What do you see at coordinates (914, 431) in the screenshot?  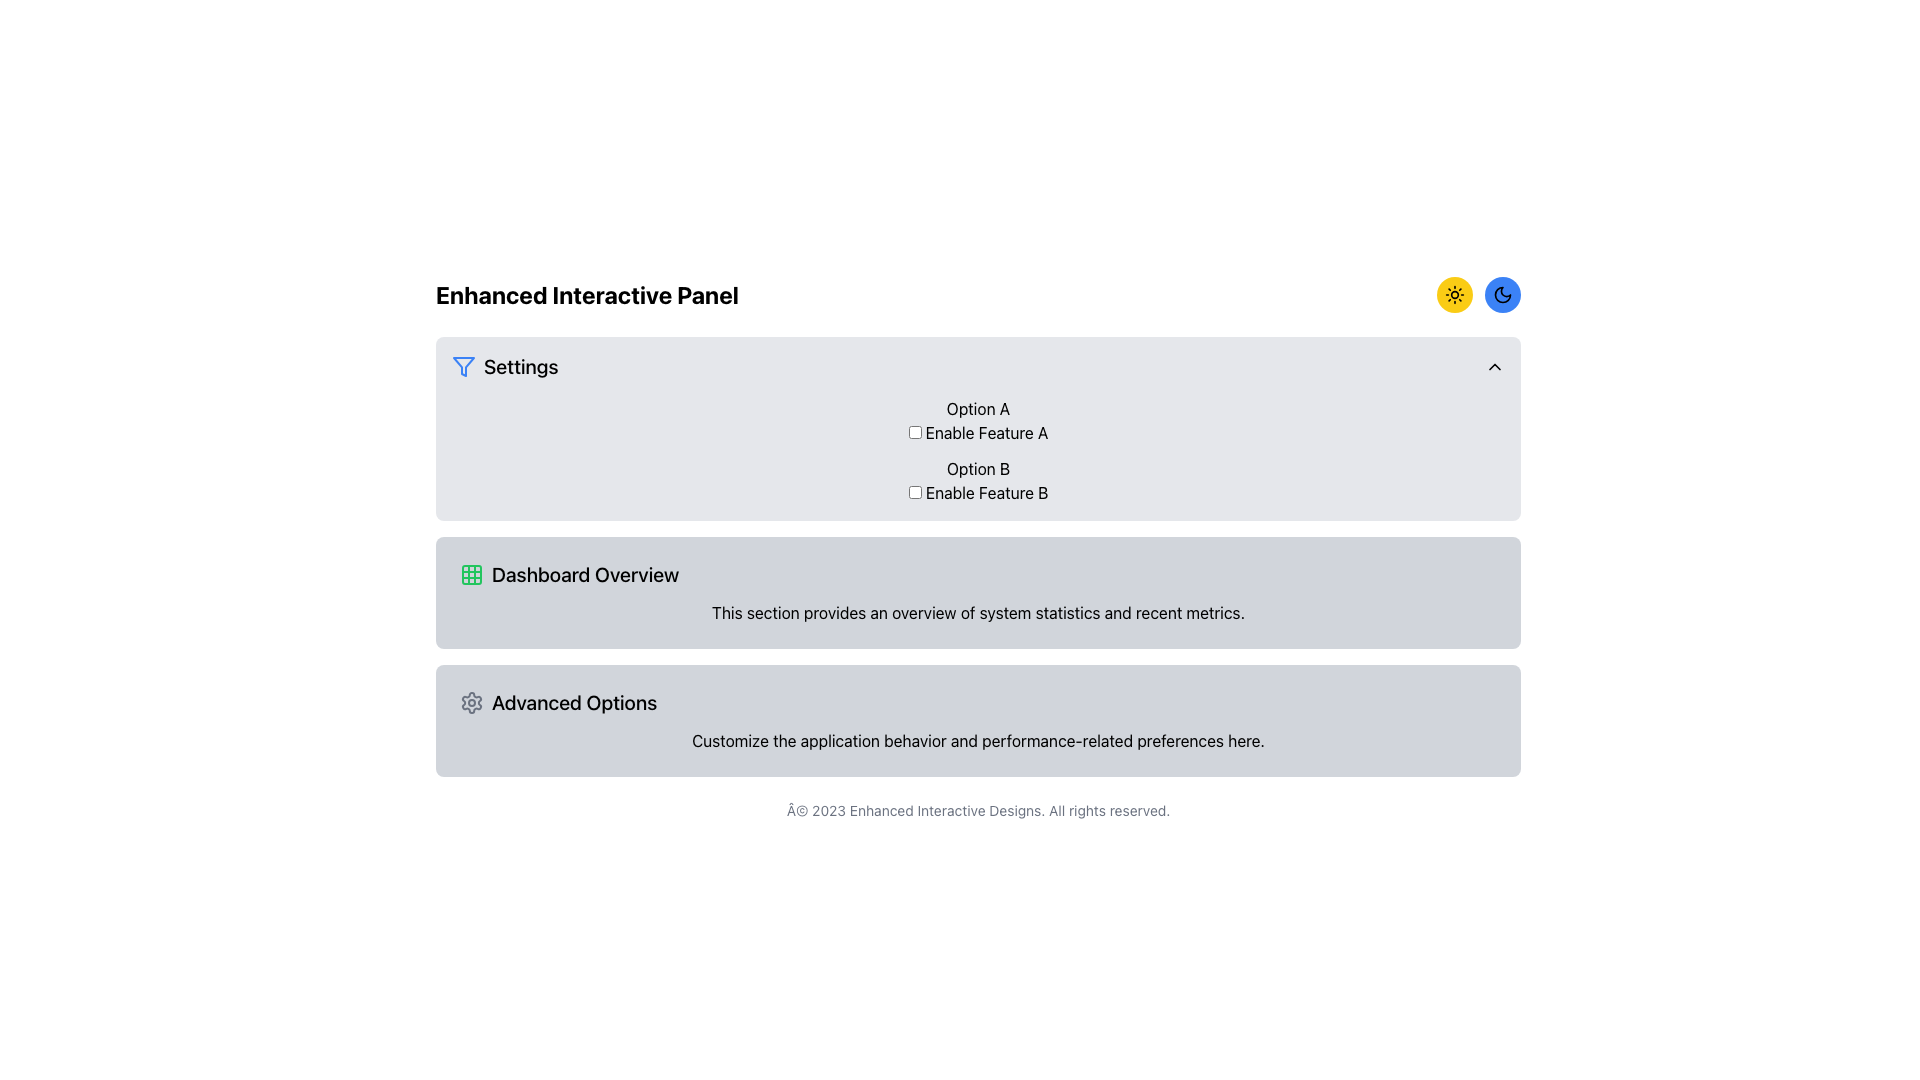 I see `the checkbox located to the left of the label 'Enable Feature A' under the heading 'Option A'` at bounding box center [914, 431].